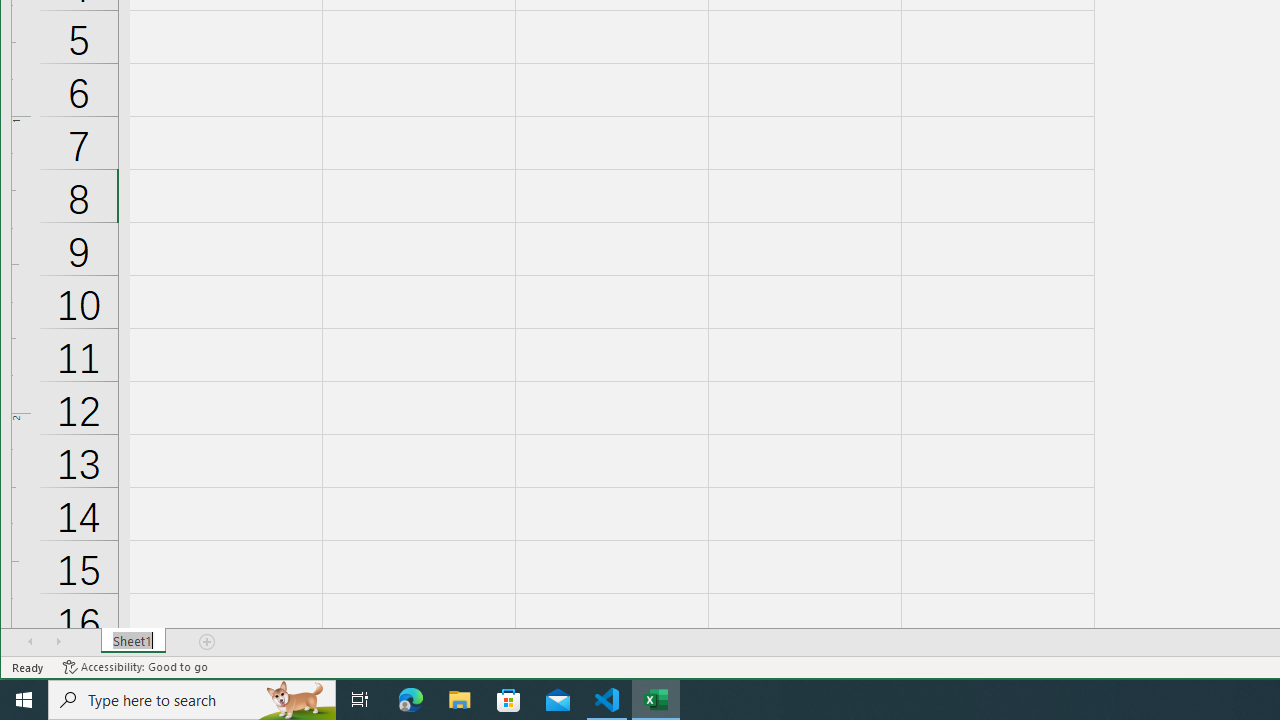  What do you see at coordinates (359, 698) in the screenshot?
I see `'Task View'` at bounding box center [359, 698].